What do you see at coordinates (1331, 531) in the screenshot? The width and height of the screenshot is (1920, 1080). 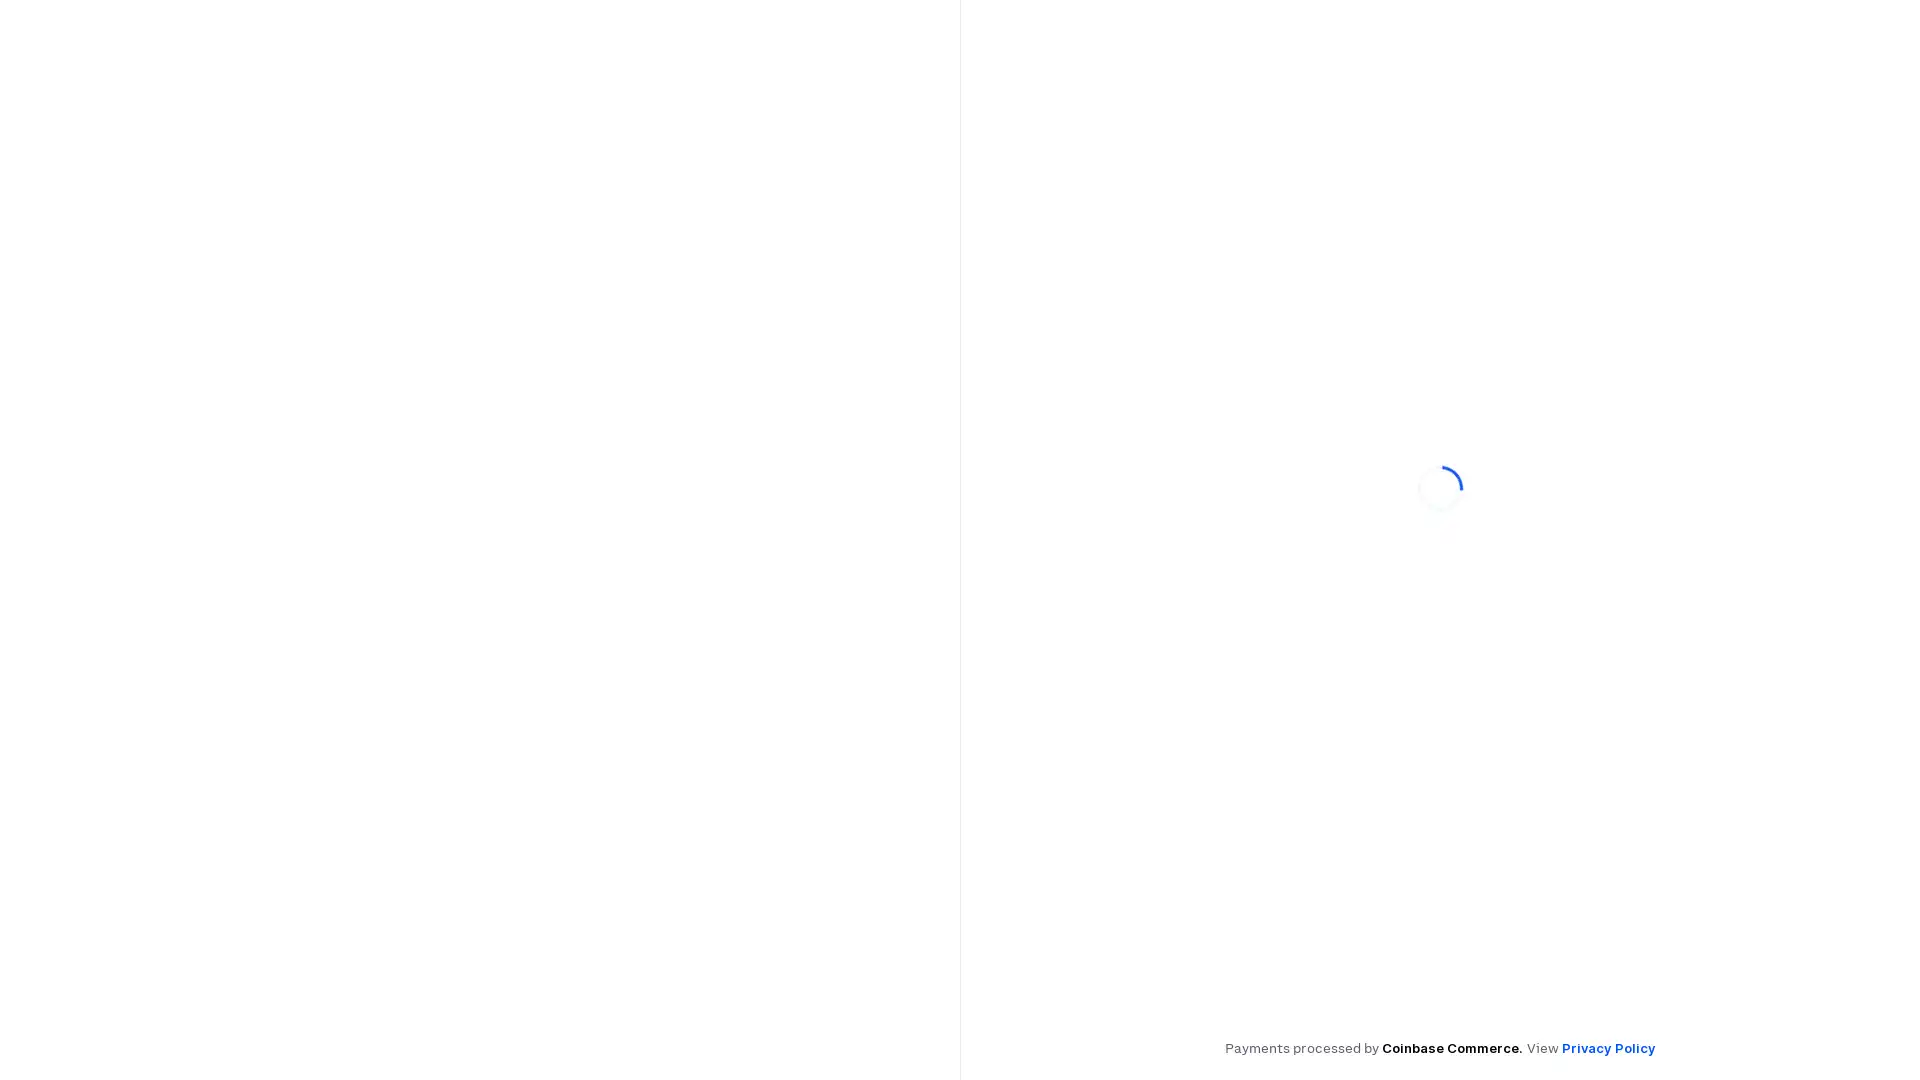 I see `Bitcoin Cash Bitcoin Cash BCH` at bounding box center [1331, 531].